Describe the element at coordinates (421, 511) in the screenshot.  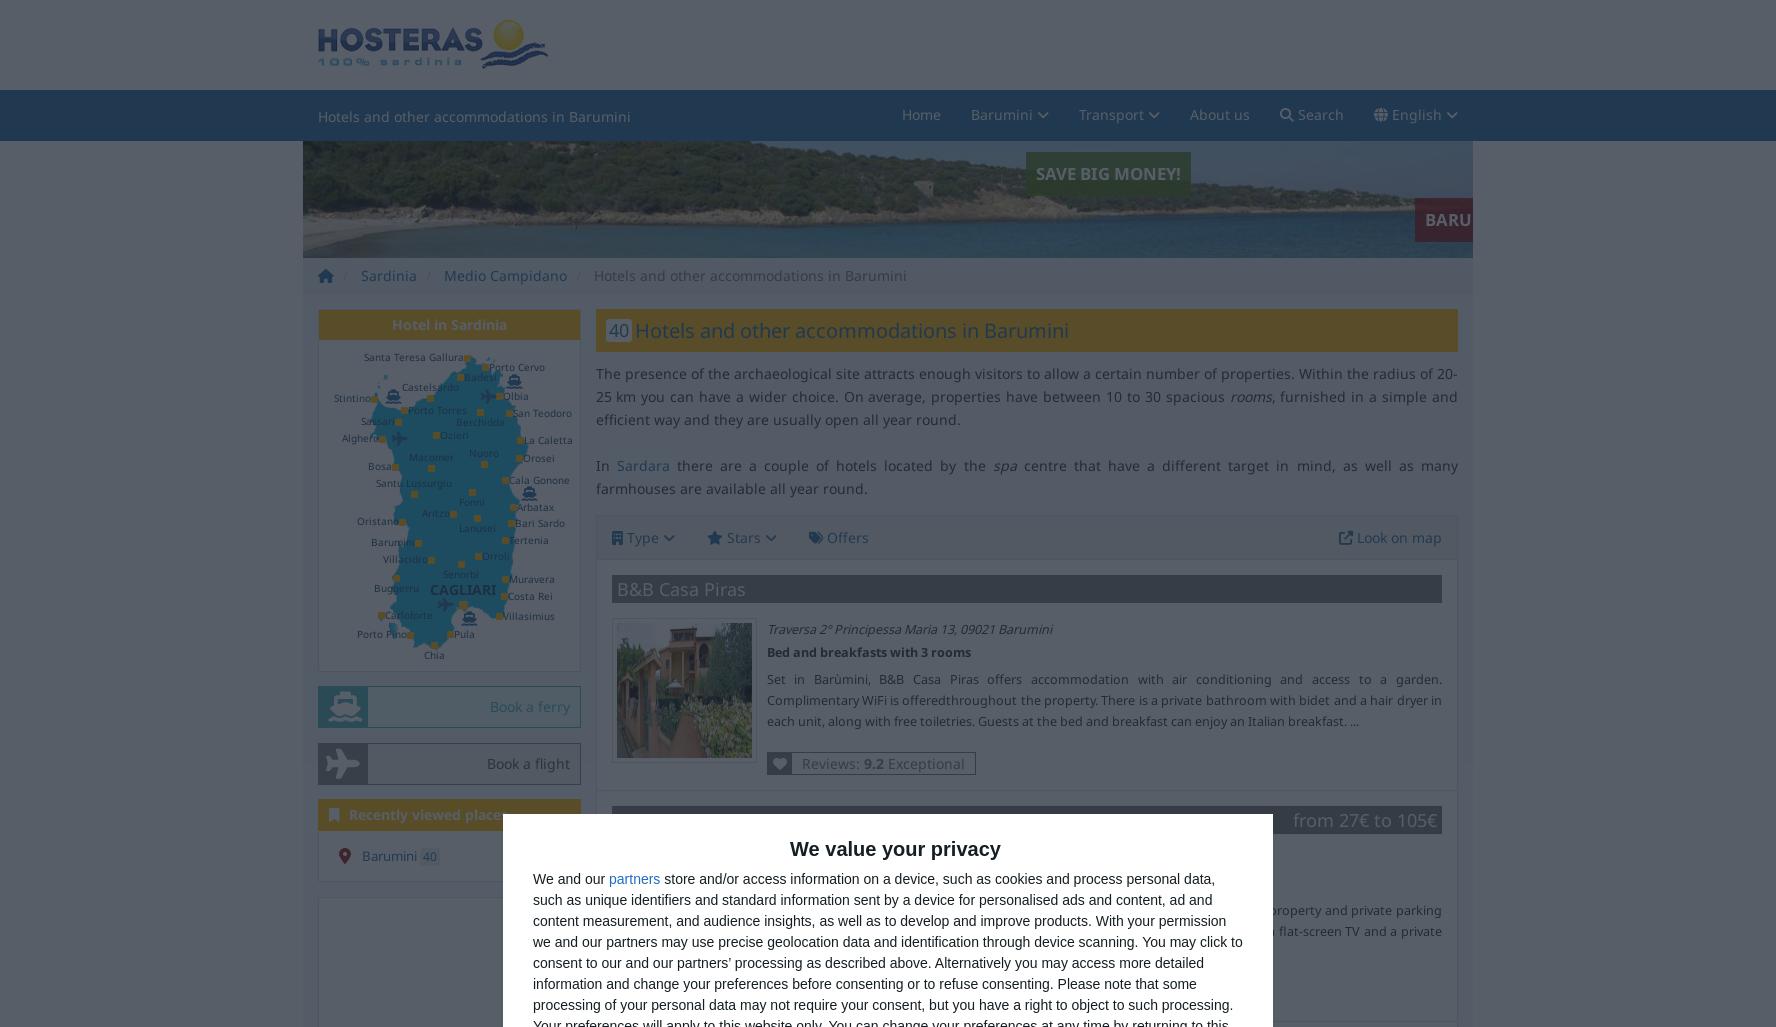
I see `'Aritzo'` at that location.